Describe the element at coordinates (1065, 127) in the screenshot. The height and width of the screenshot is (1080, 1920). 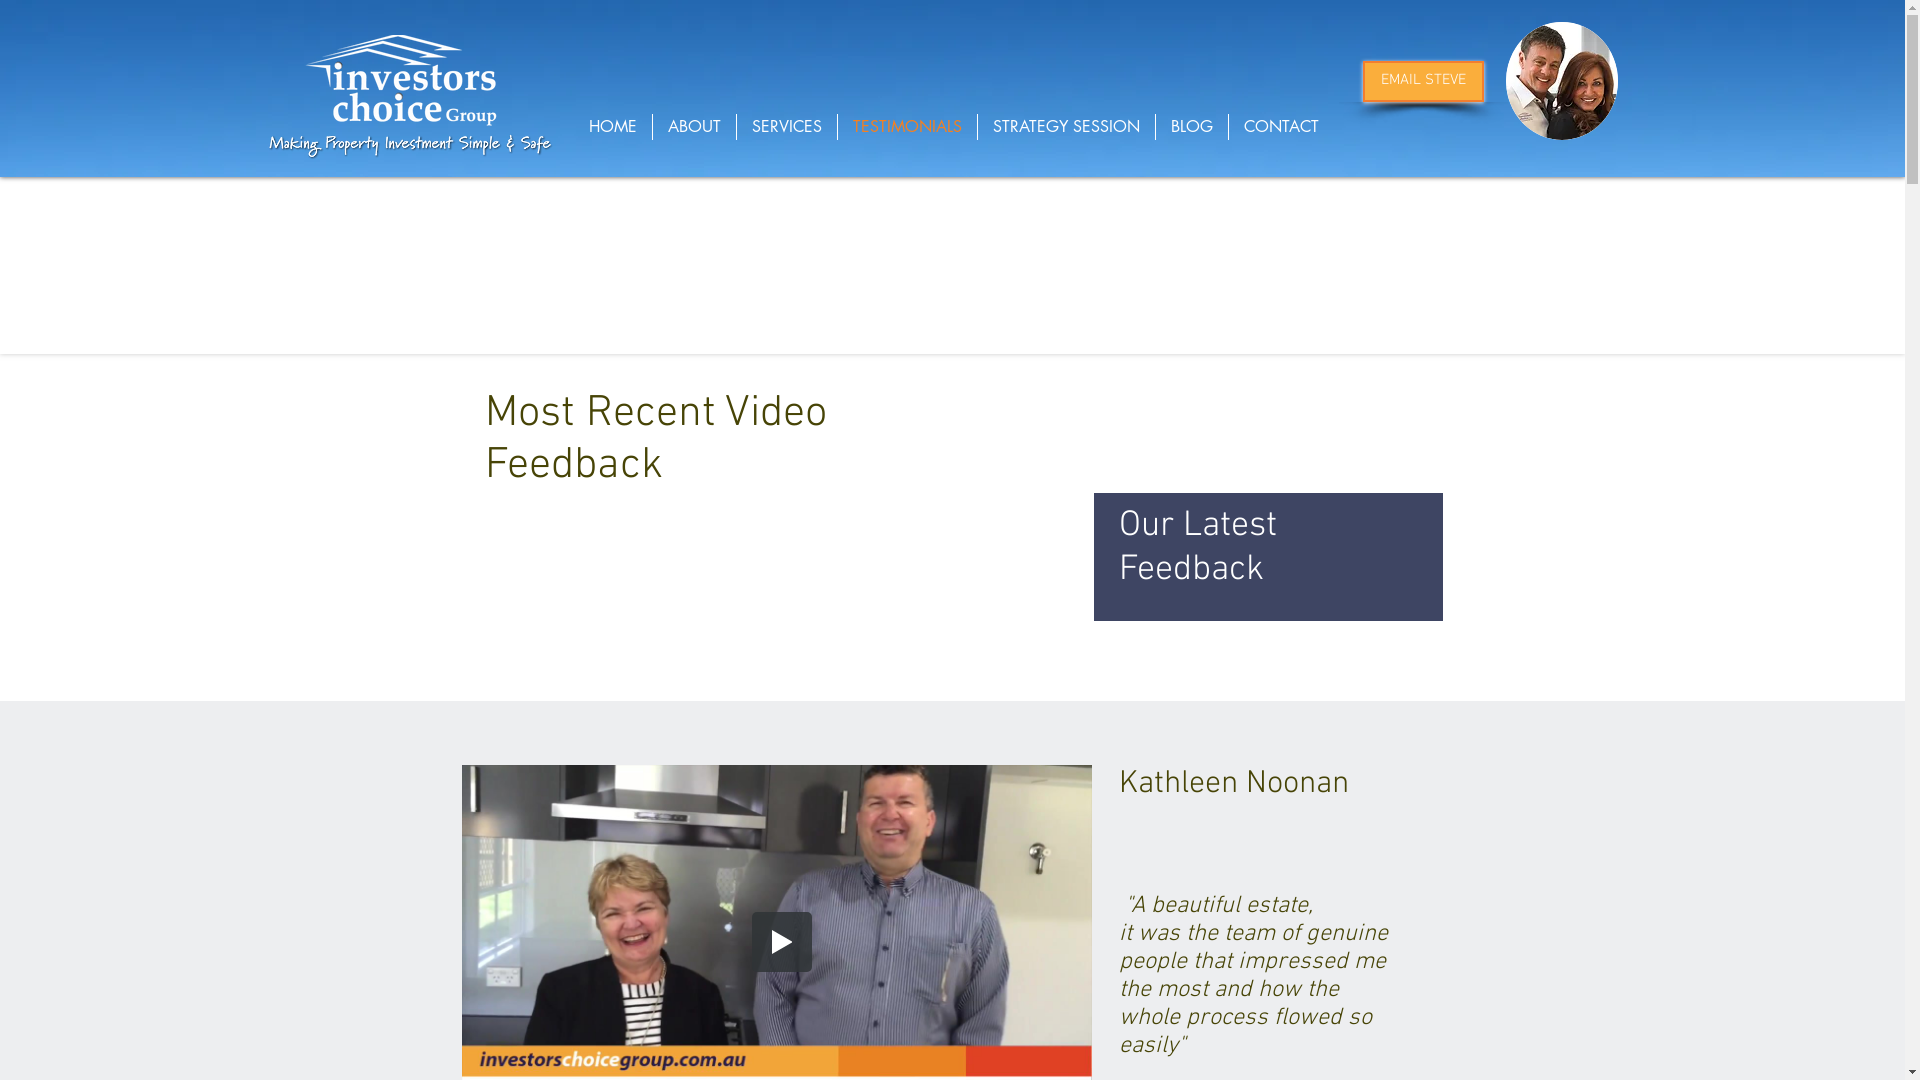
I see `'STRATEGY SESSION'` at that location.